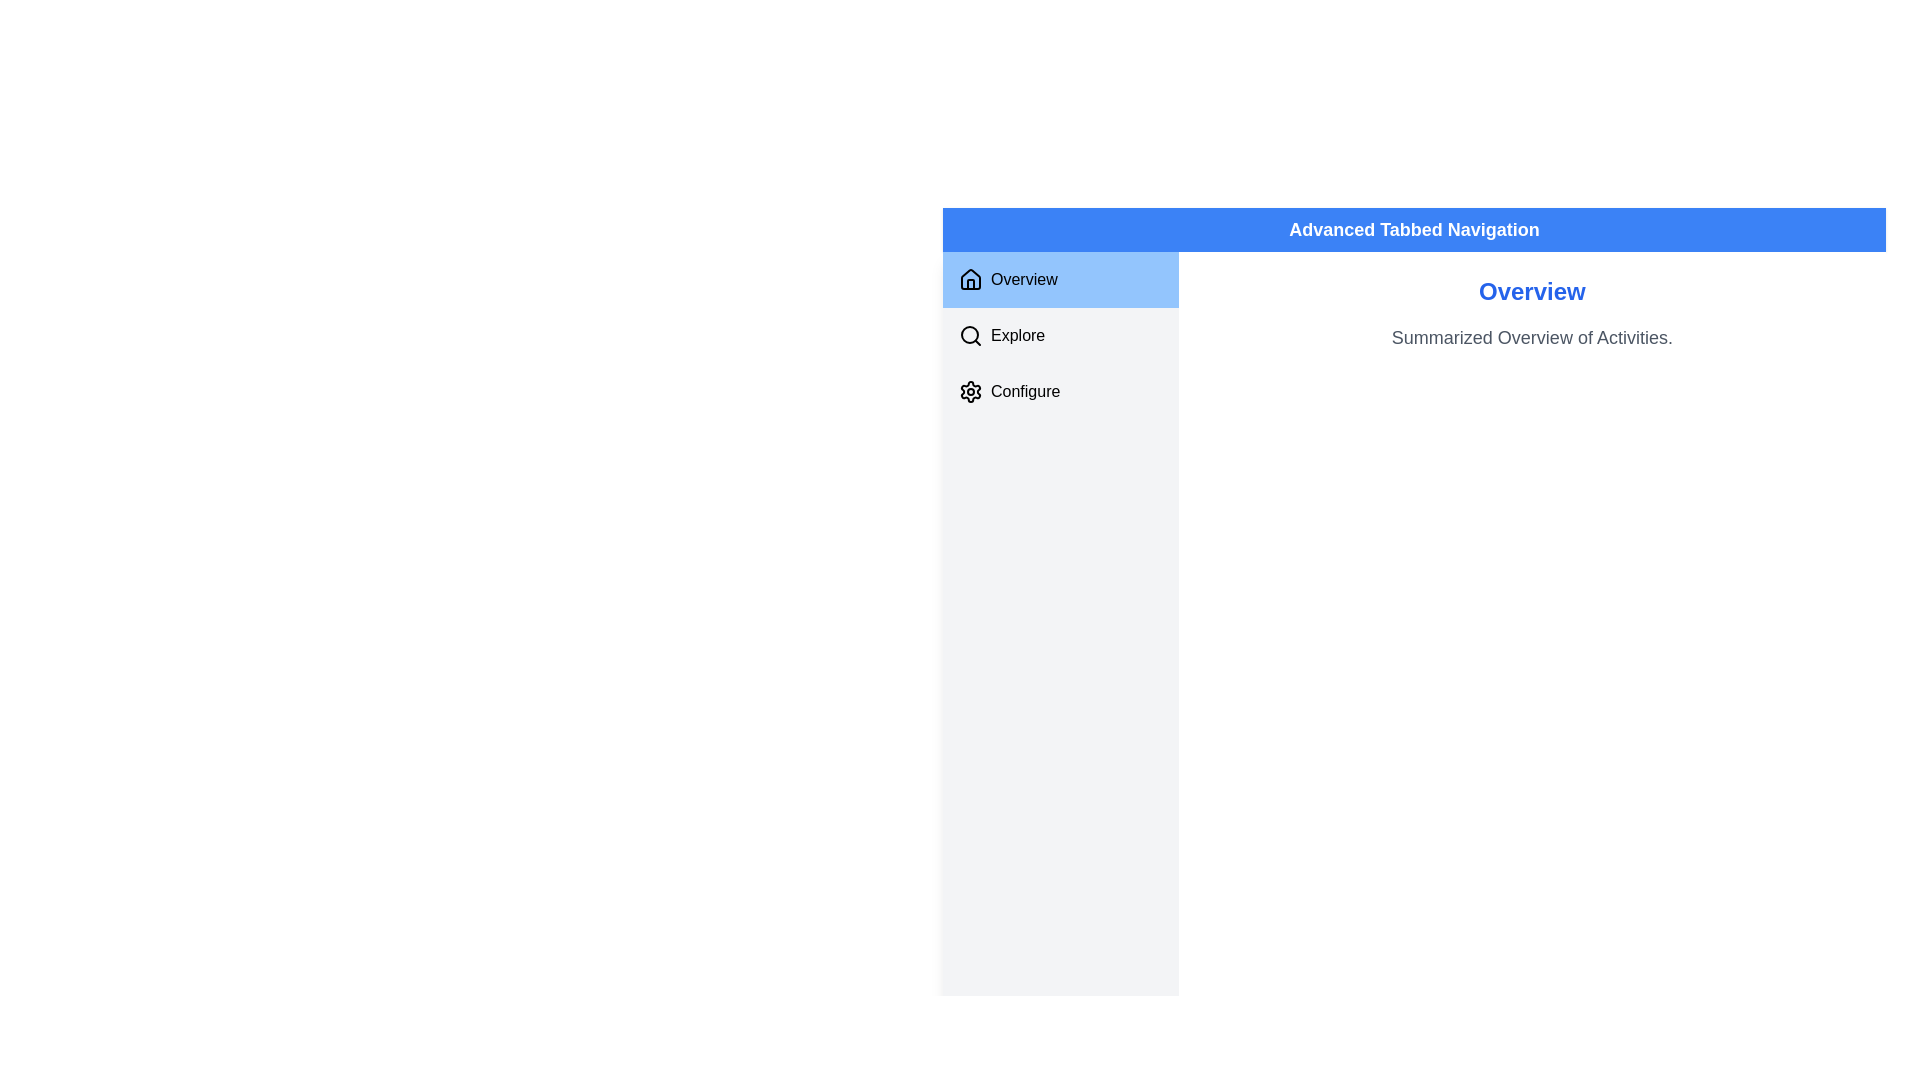 Image resolution: width=1920 pixels, height=1080 pixels. I want to click on text label indicating the navigation menu option for exploration, located to the right of the magnifying glass icon in the left sidebar, so click(1018, 334).